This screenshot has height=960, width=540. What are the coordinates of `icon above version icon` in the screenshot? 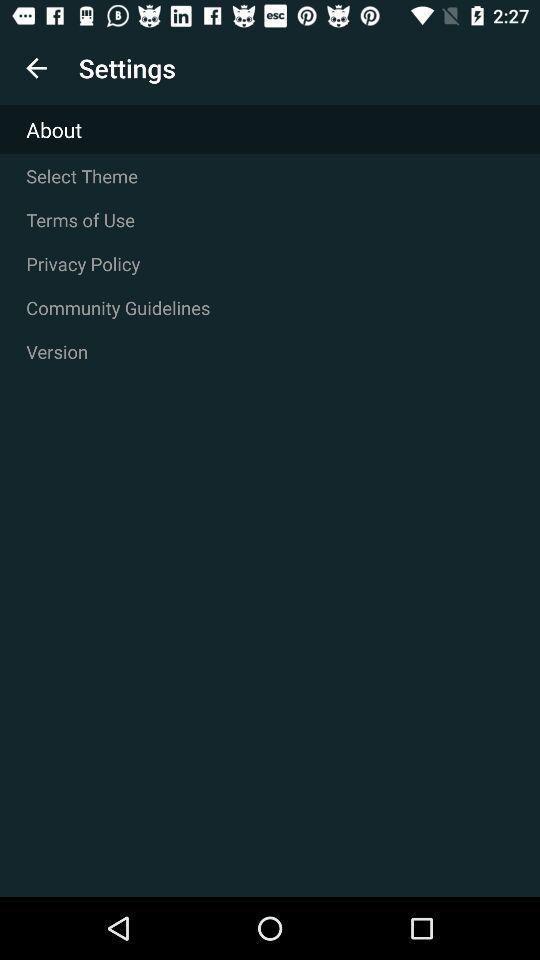 It's located at (270, 307).